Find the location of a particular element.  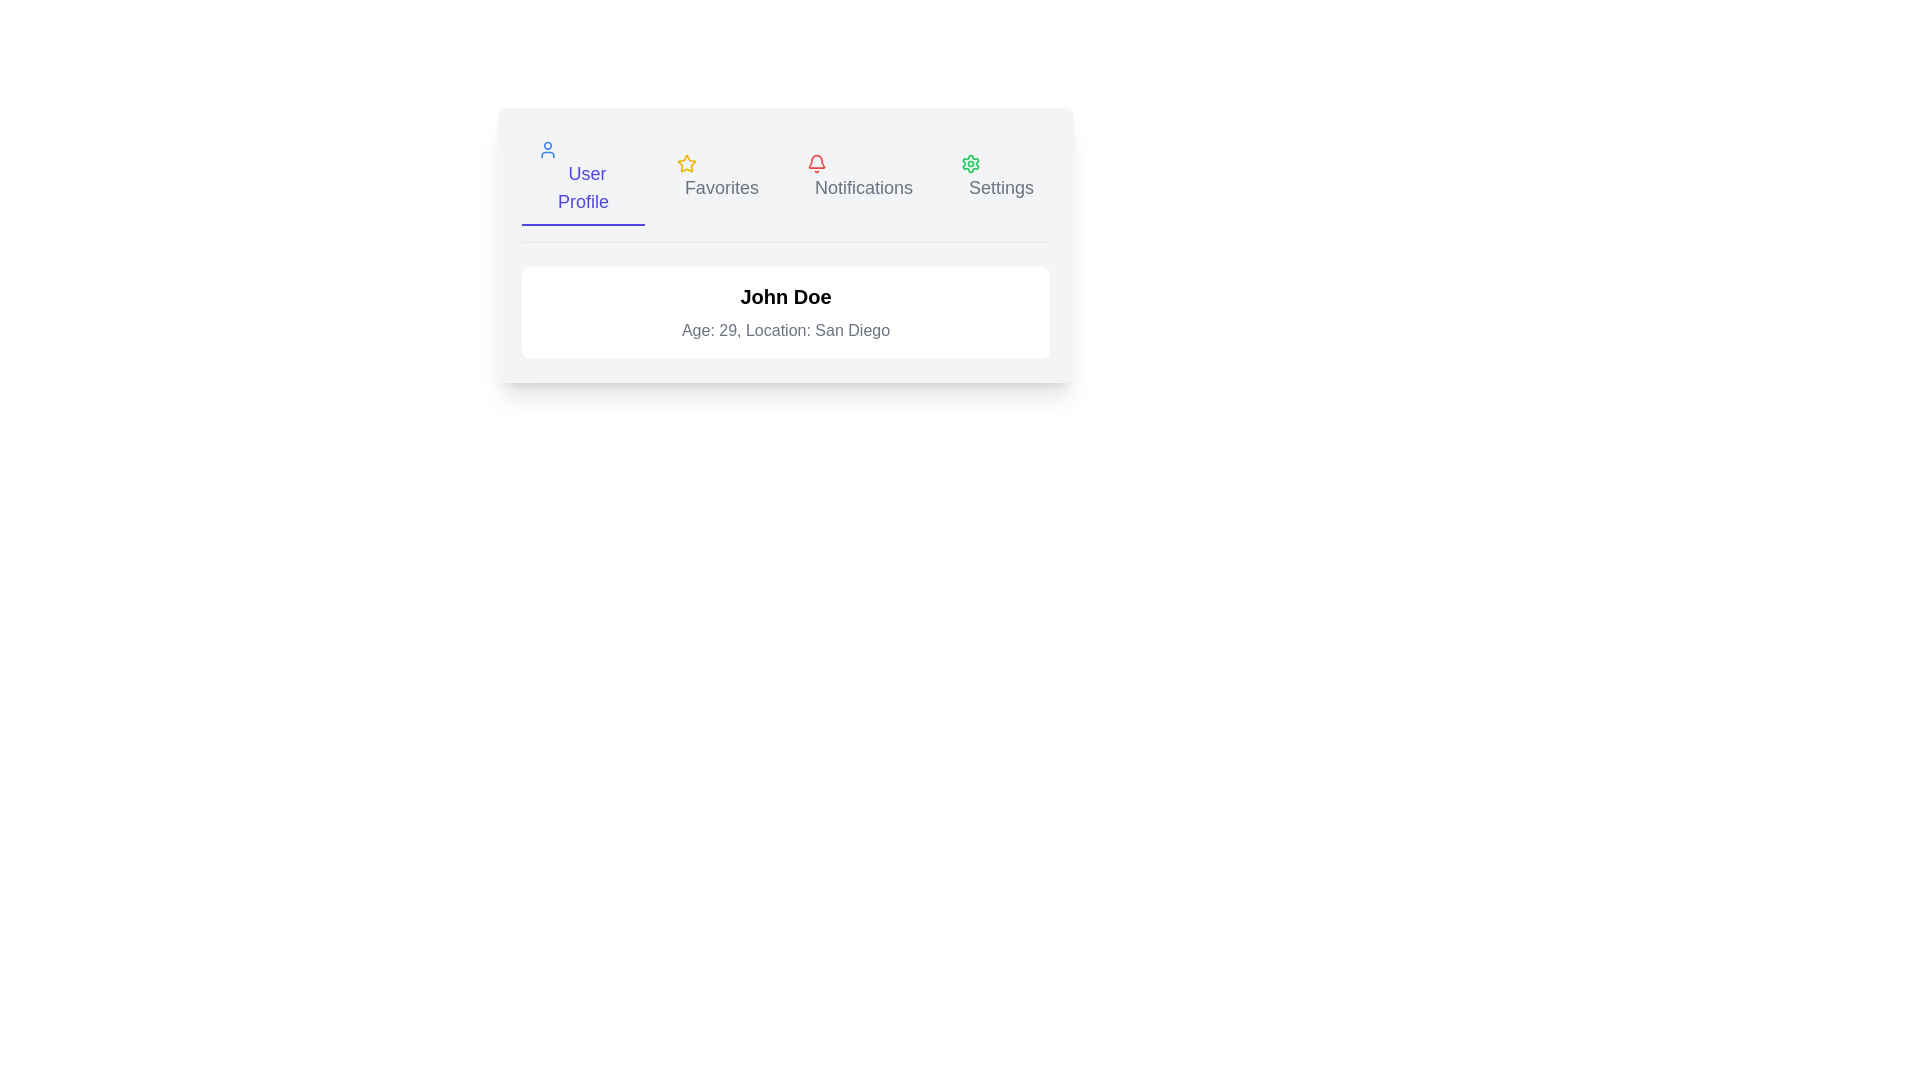

the Text display block containing the bold title 'John Doe' and additional details 'Age: 29, Location: San Diego', centrally aligned within a white rounded rectangle is located at coordinates (785, 312).